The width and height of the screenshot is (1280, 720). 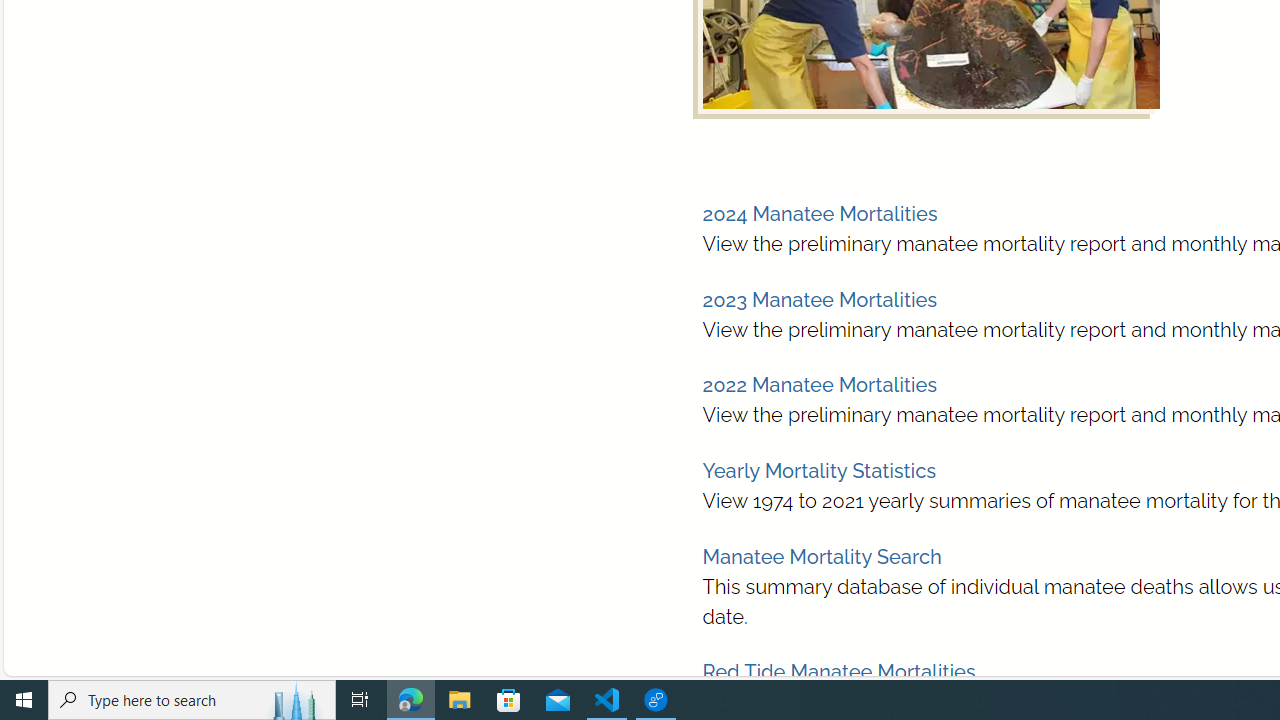 I want to click on 'Red Tide Manatee Mortalities', so click(x=838, y=672).